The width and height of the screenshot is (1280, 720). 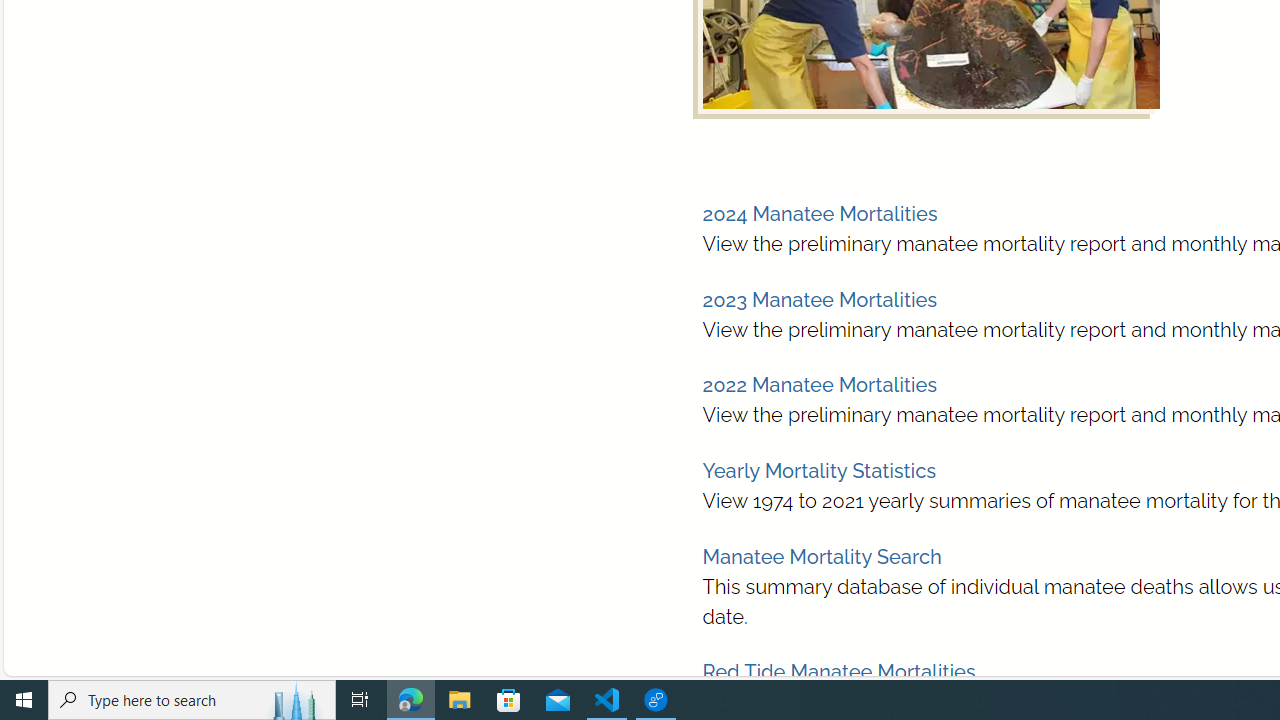 I want to click on 'Red Tide Manatee Mortalities', so click(x=838, y=672).